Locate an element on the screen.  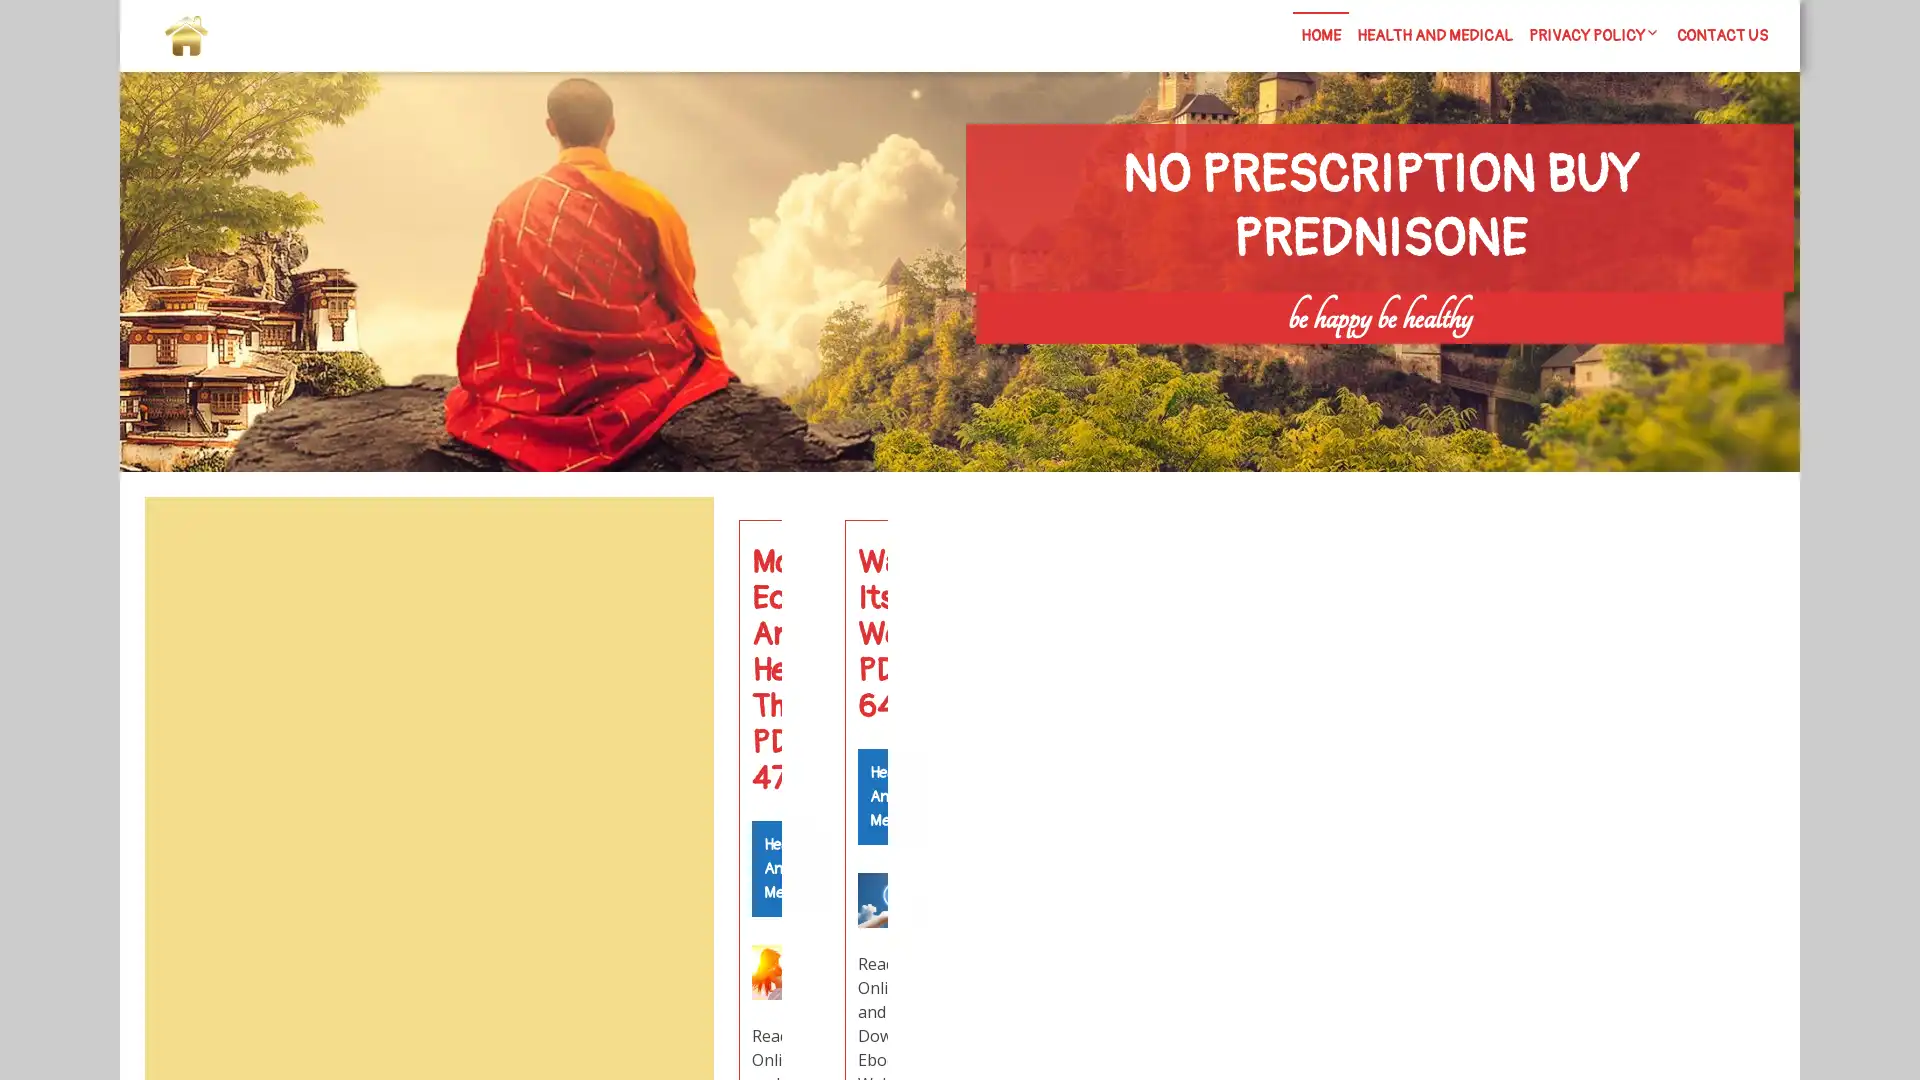
Search is located at coordinates (667, 545).